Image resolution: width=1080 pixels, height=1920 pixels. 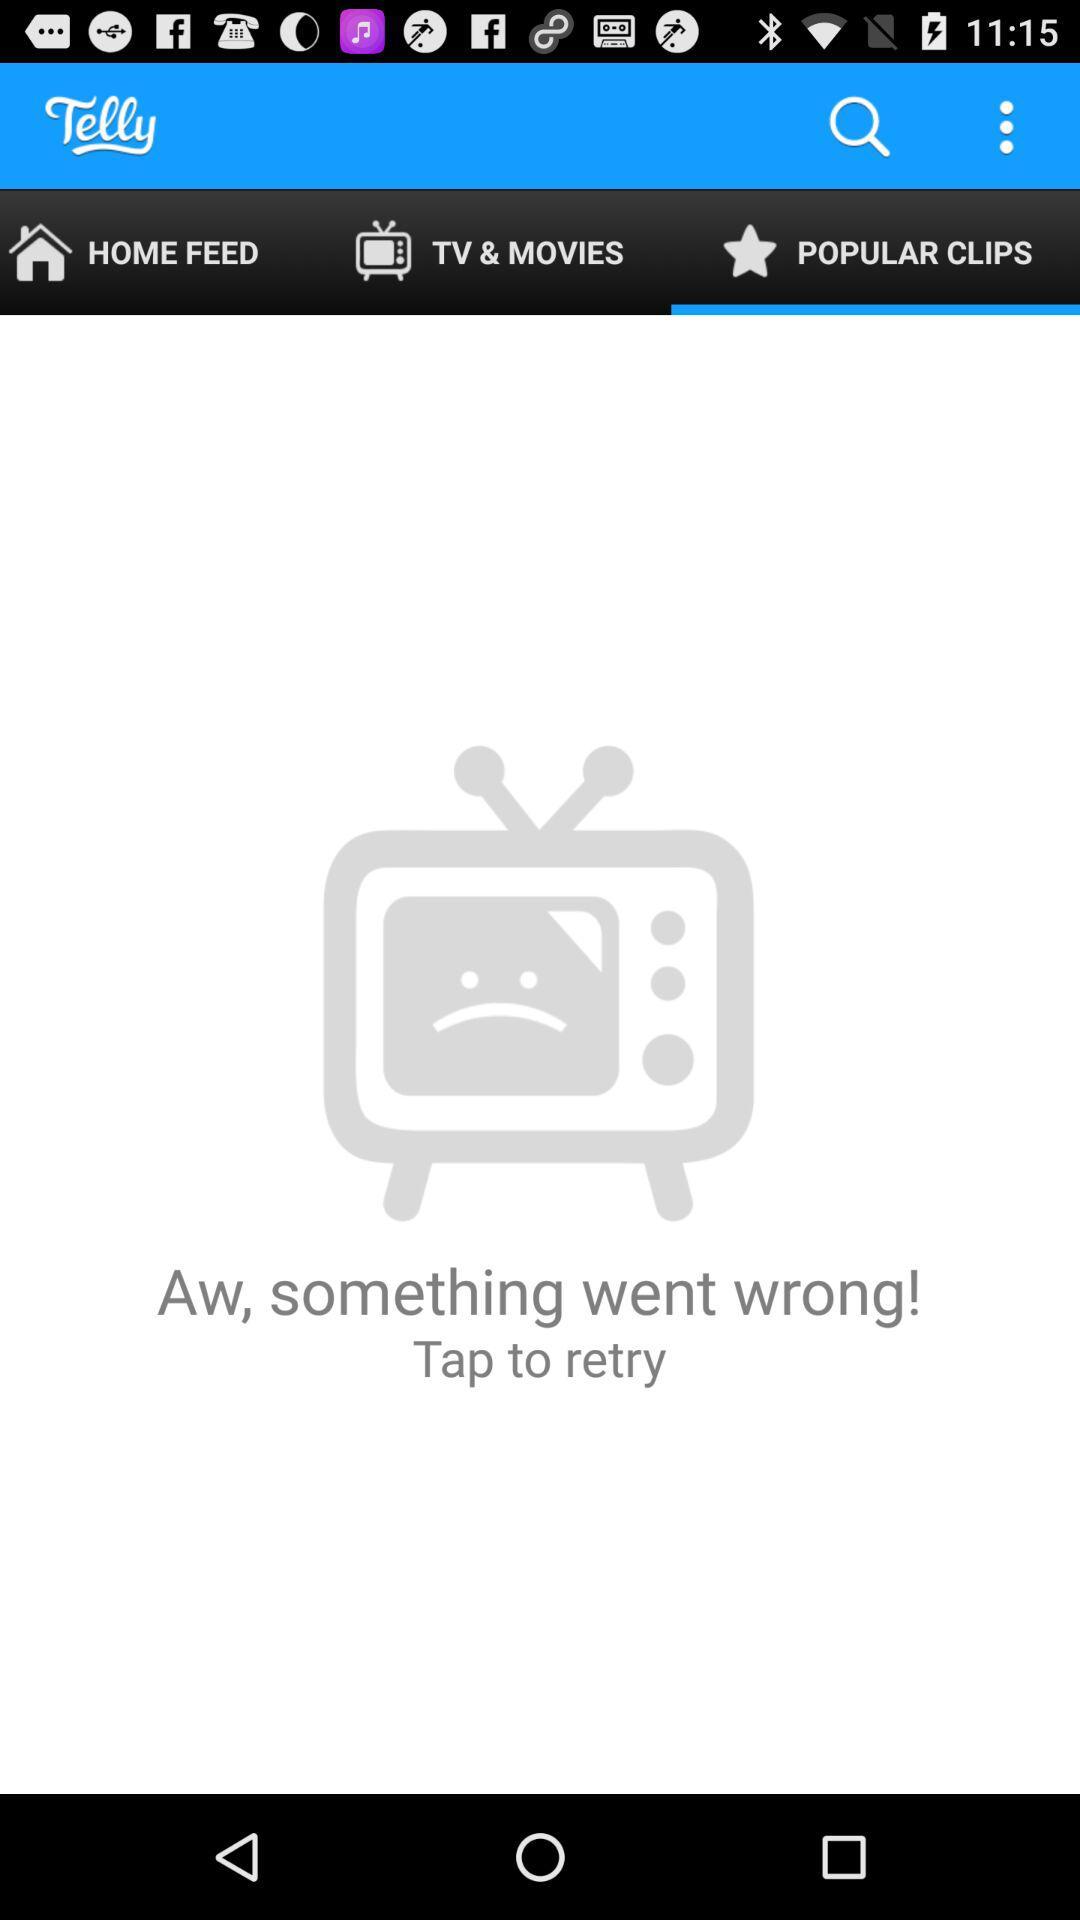 What do you see at coordinates (1006, 124) in the screenshot?
I see `the icon above the popular clips item` at bounding box center [1006, 124].